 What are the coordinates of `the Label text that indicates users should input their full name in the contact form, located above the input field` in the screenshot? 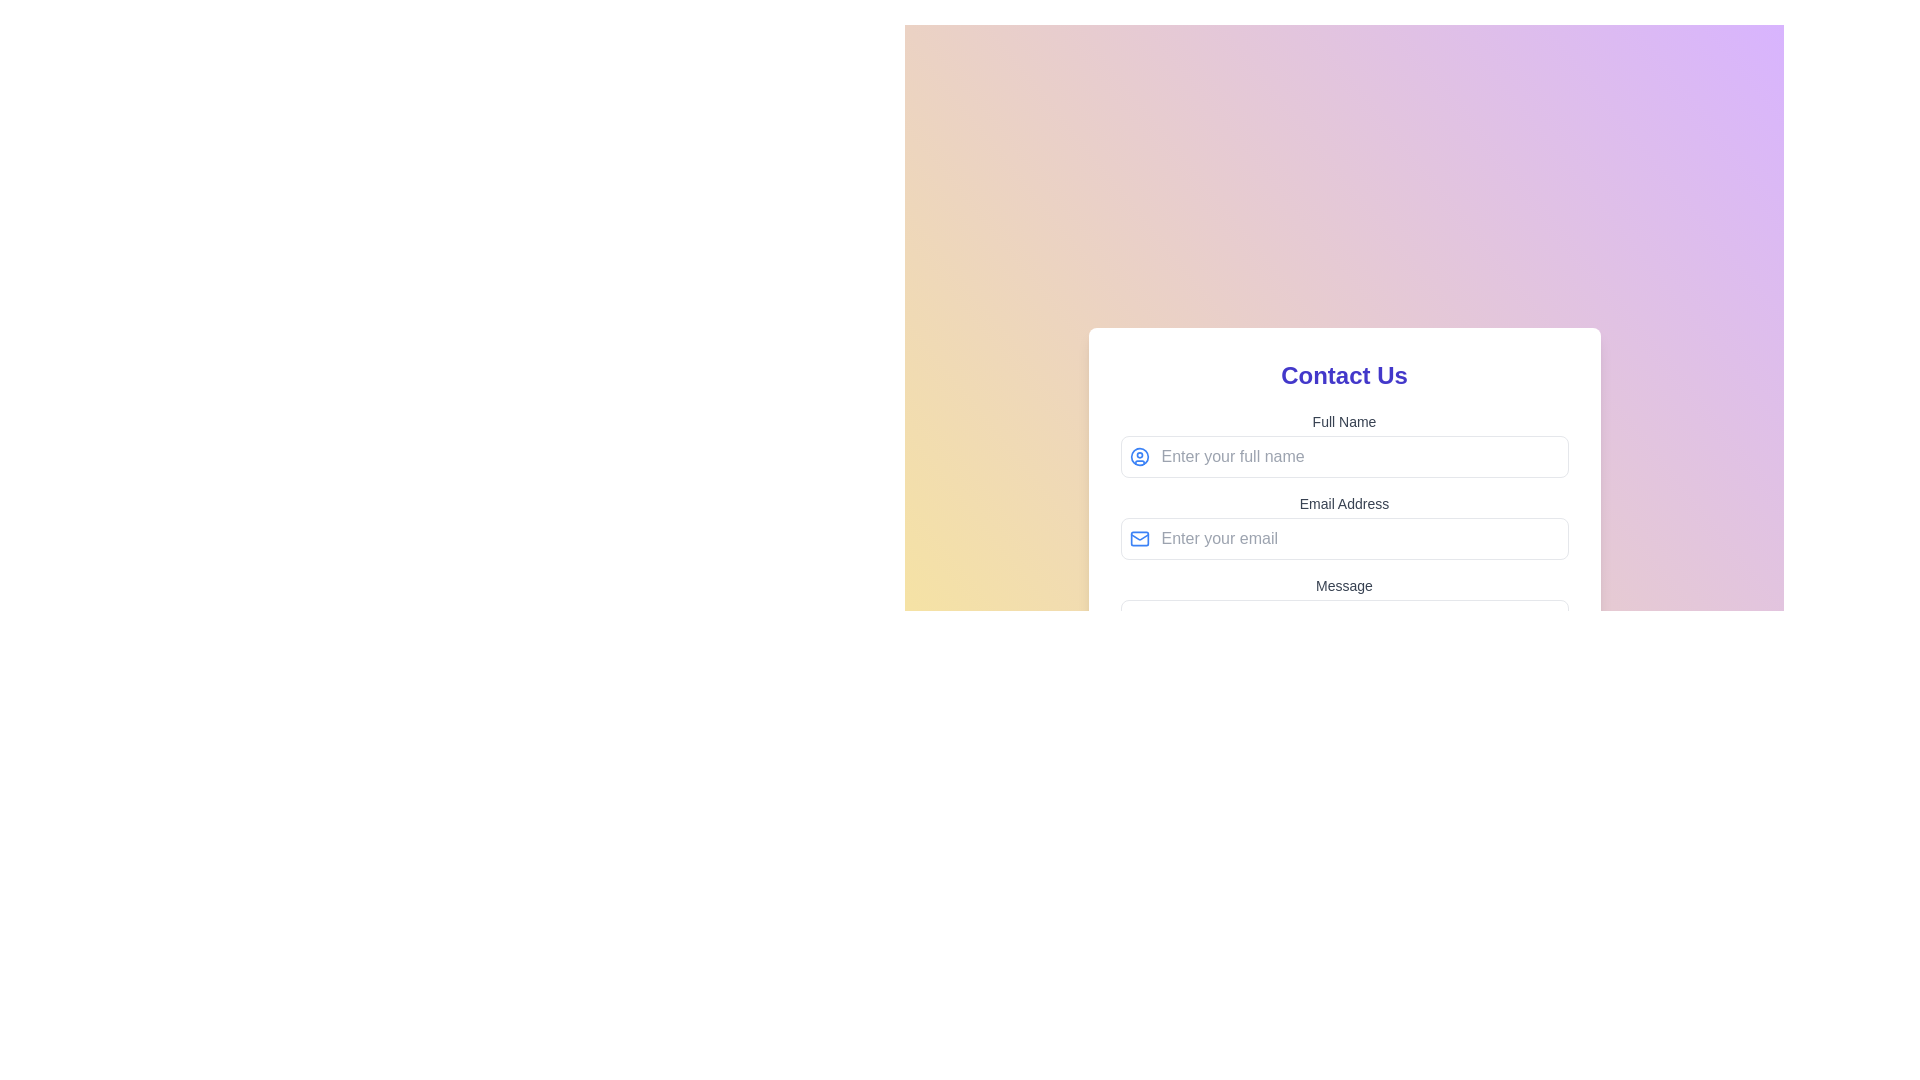 It's located at (1344, 420).